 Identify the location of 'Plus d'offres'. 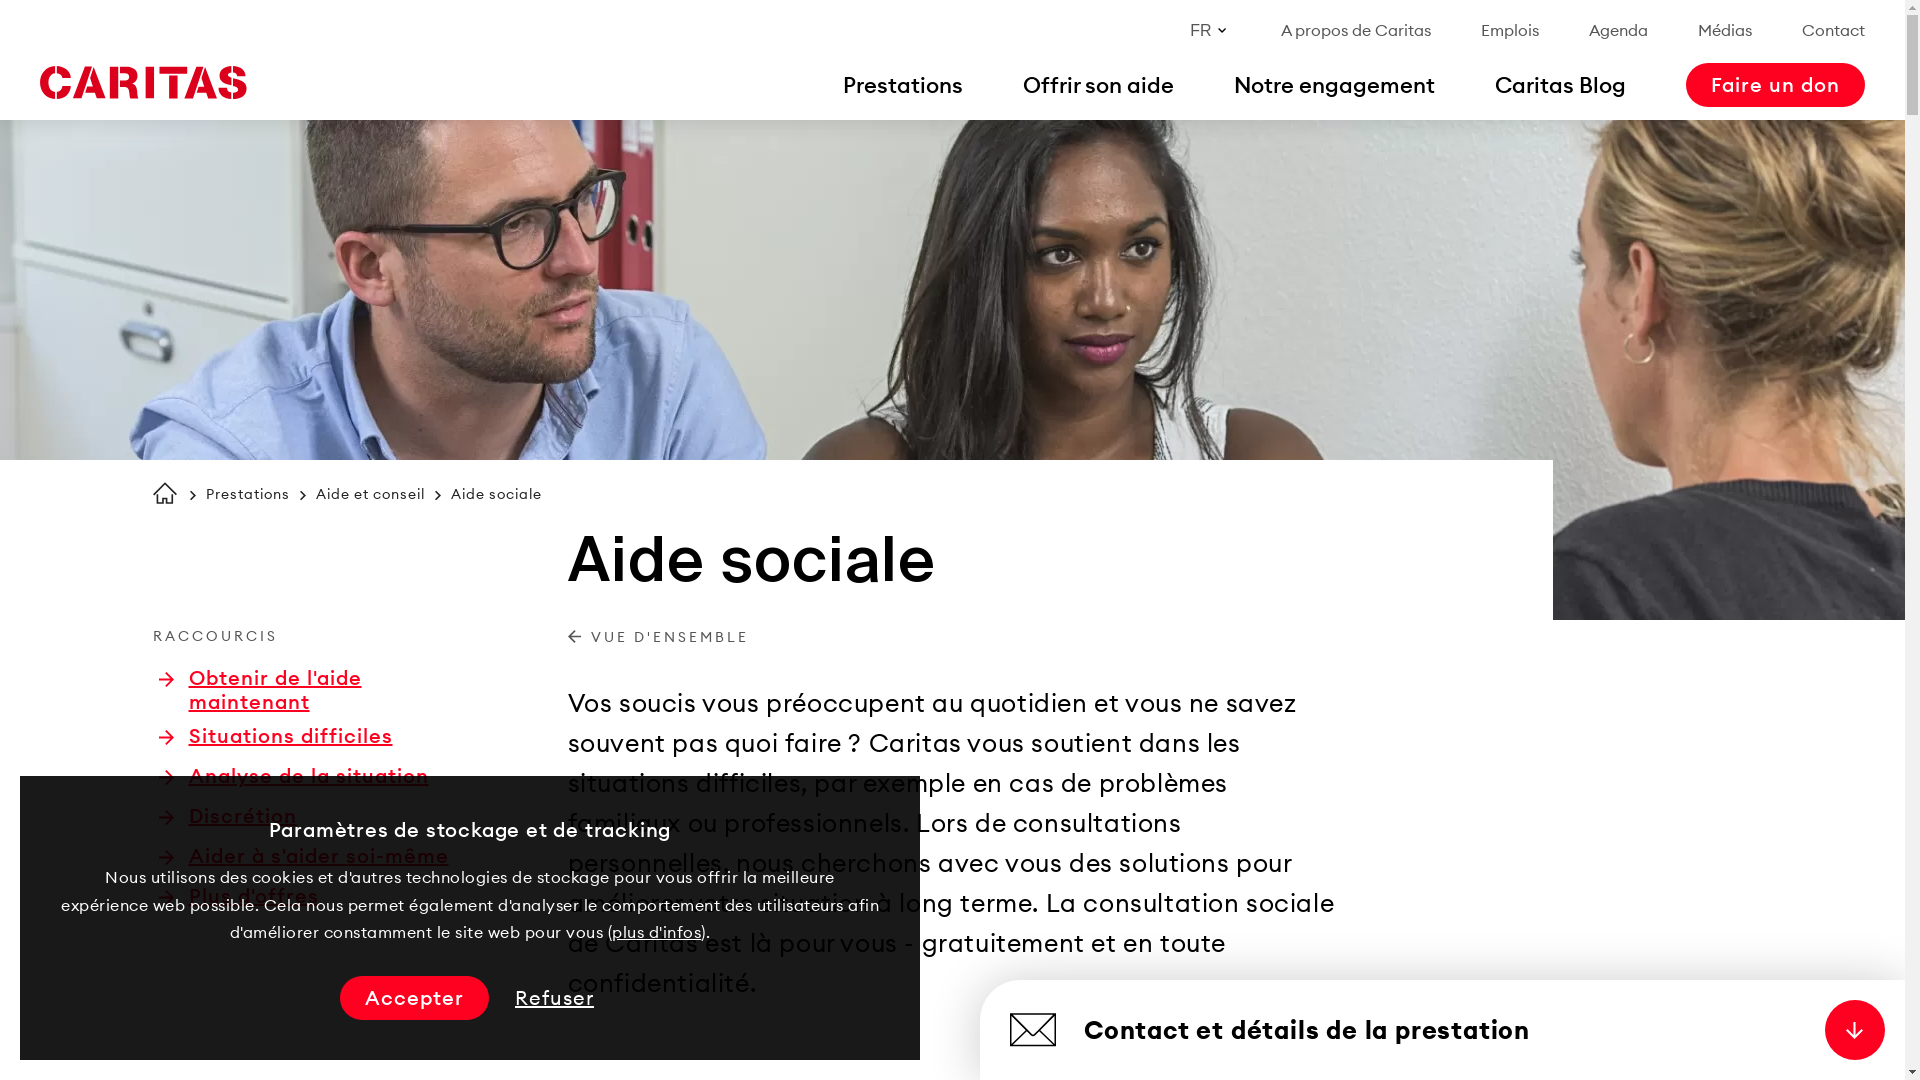
(238, 894).